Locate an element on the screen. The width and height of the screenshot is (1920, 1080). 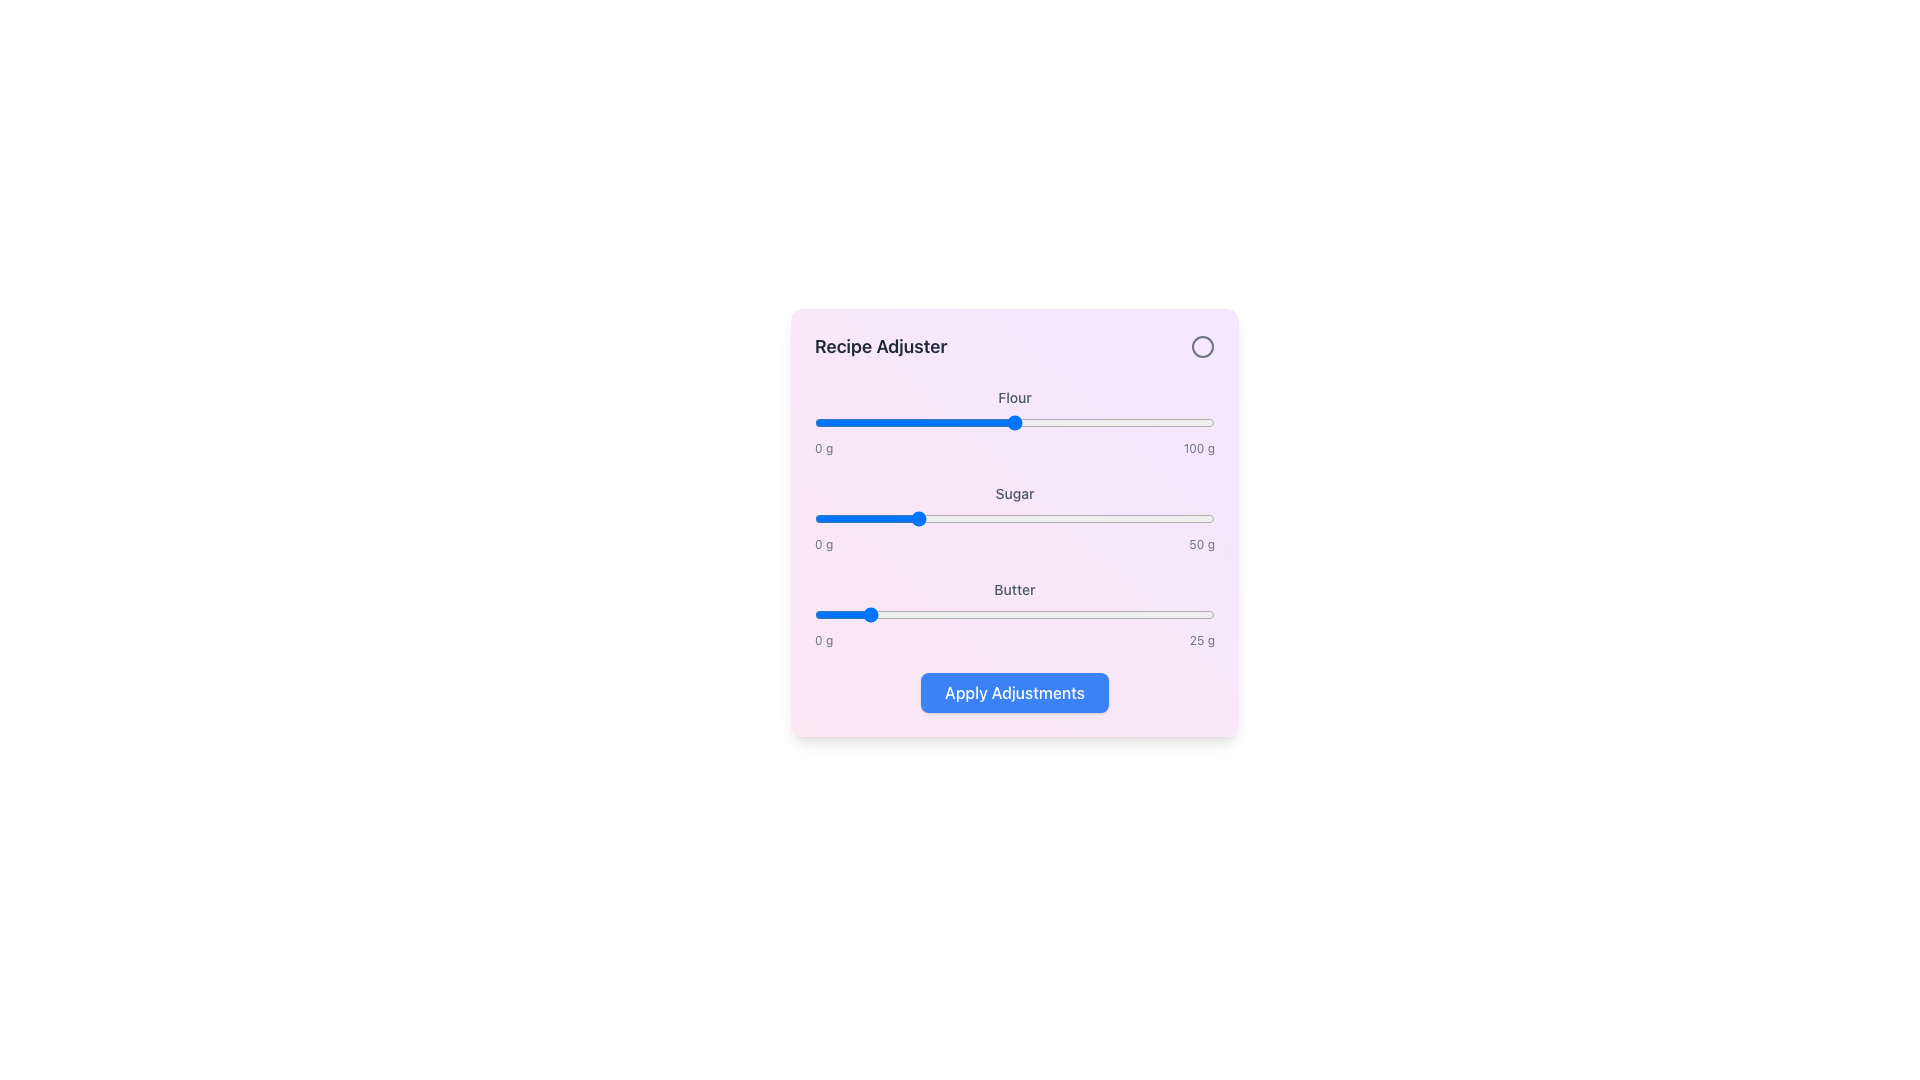
the label indicating '25 grams', which is located at the right end of the 'Butter' slider component, adjacent to the slider track is located at coordinates (1201, 640).